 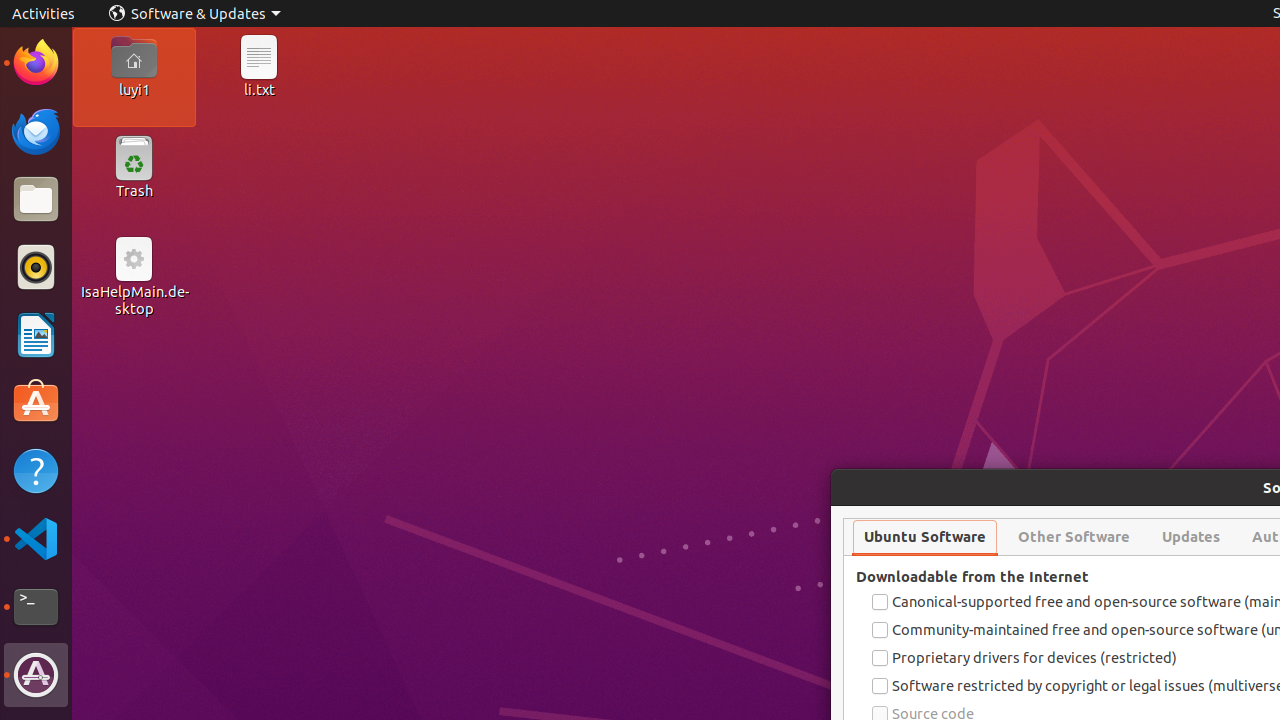 I want to click on 'Trash', so click(x=132, y=191).